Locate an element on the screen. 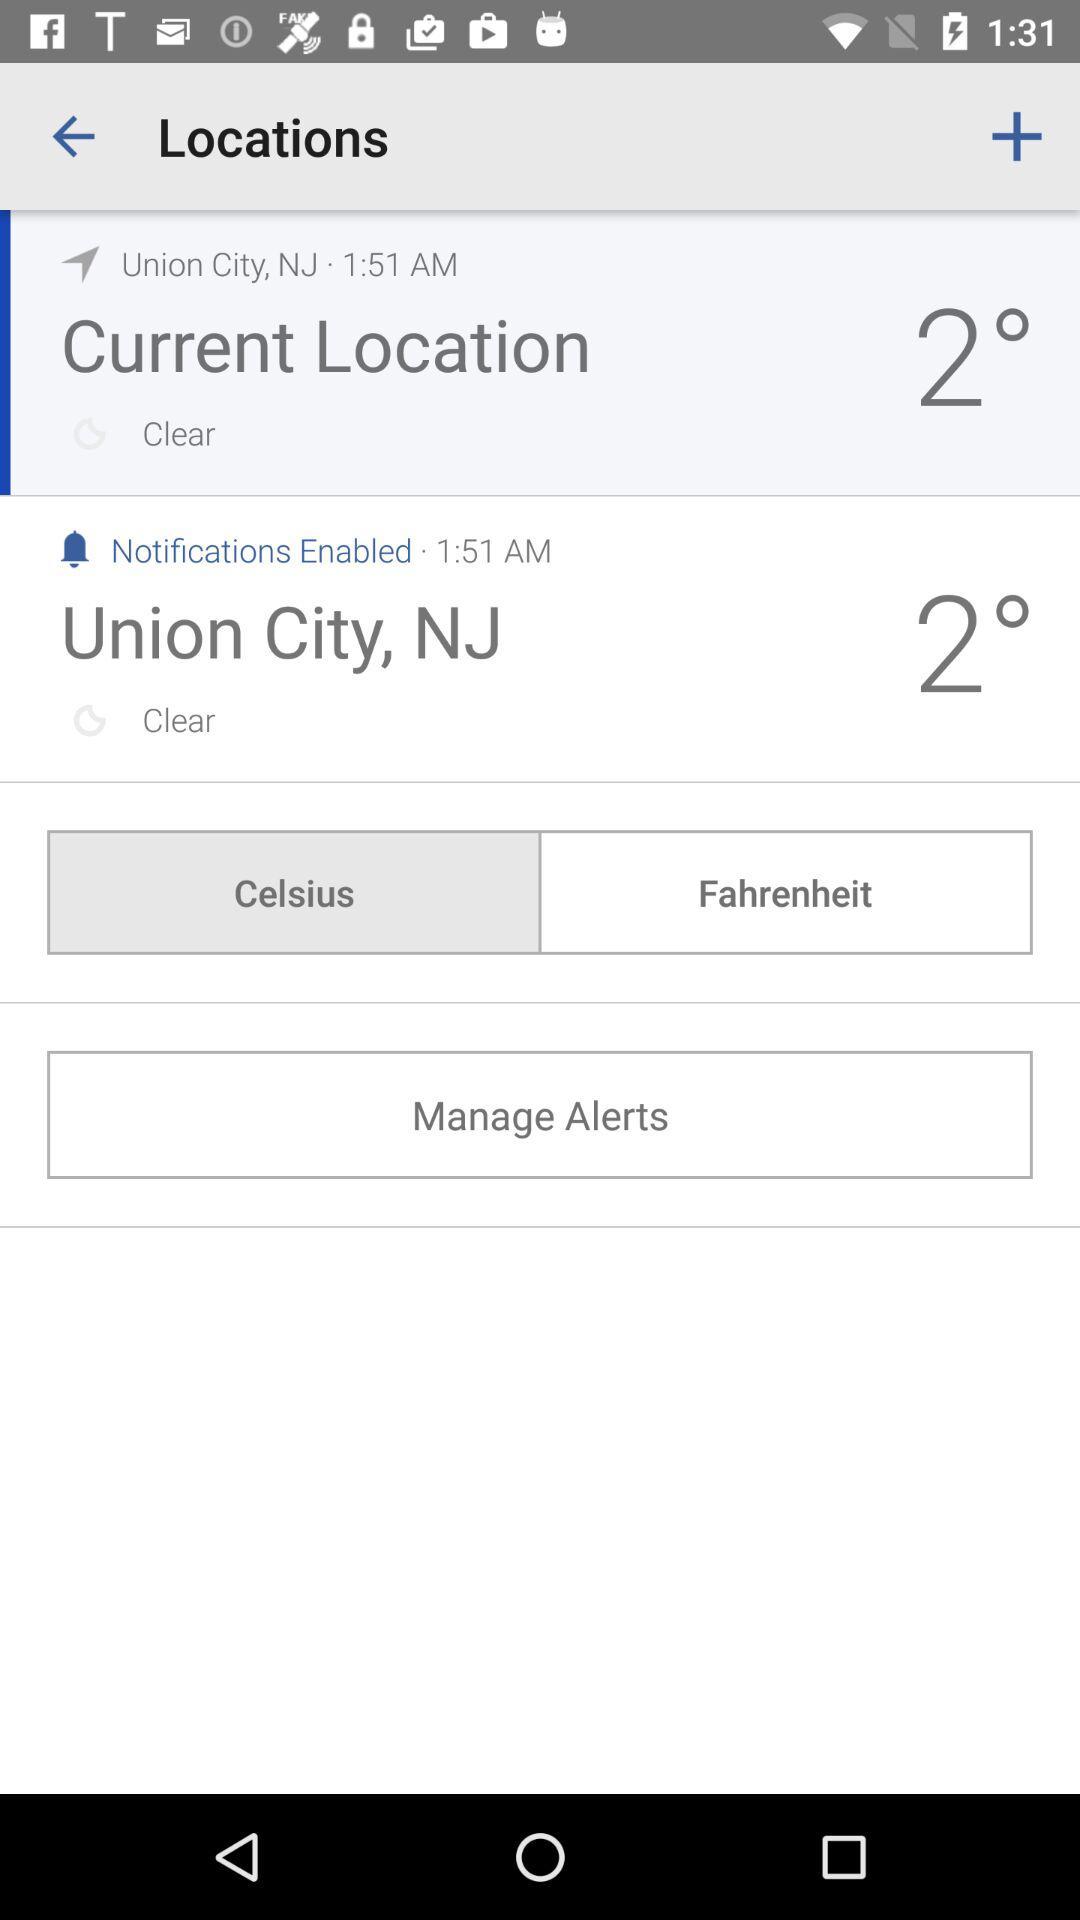 The image size is (1080, 1920). the manage alerts icon is located at coordinates (540, 1113).